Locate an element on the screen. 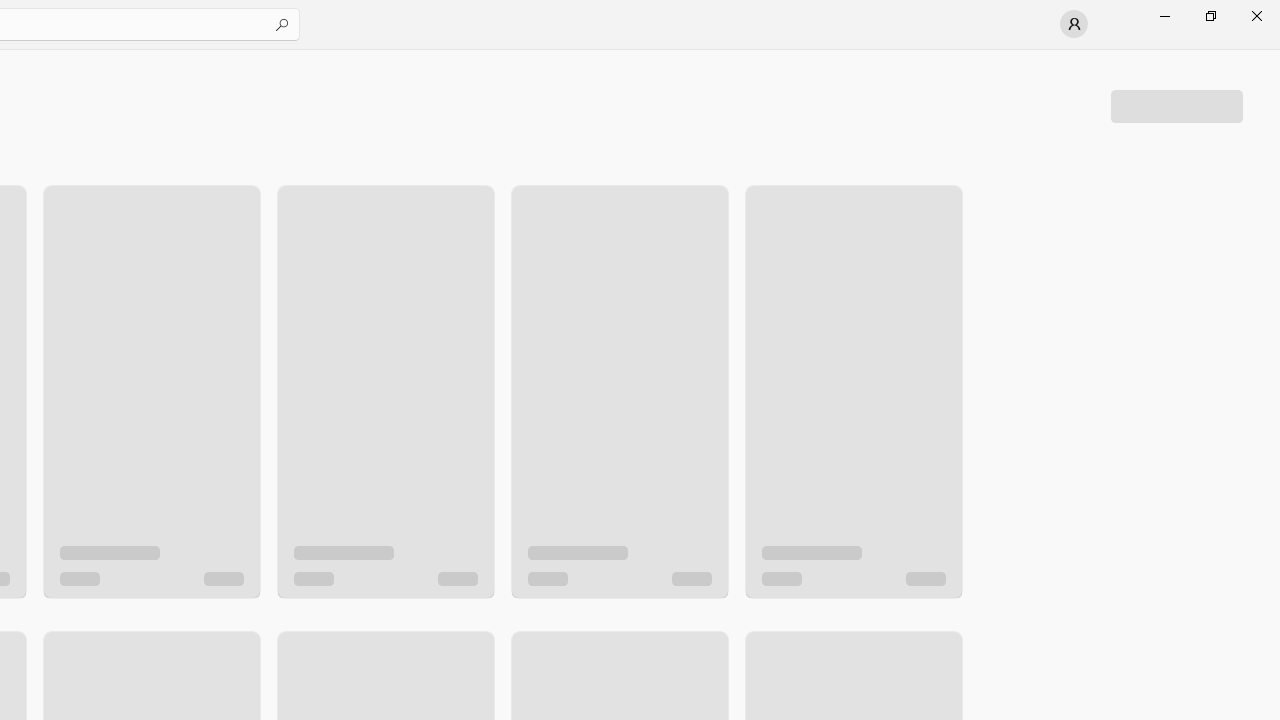  'Close Microsoft Store' is located at coordinates (1255, 15).